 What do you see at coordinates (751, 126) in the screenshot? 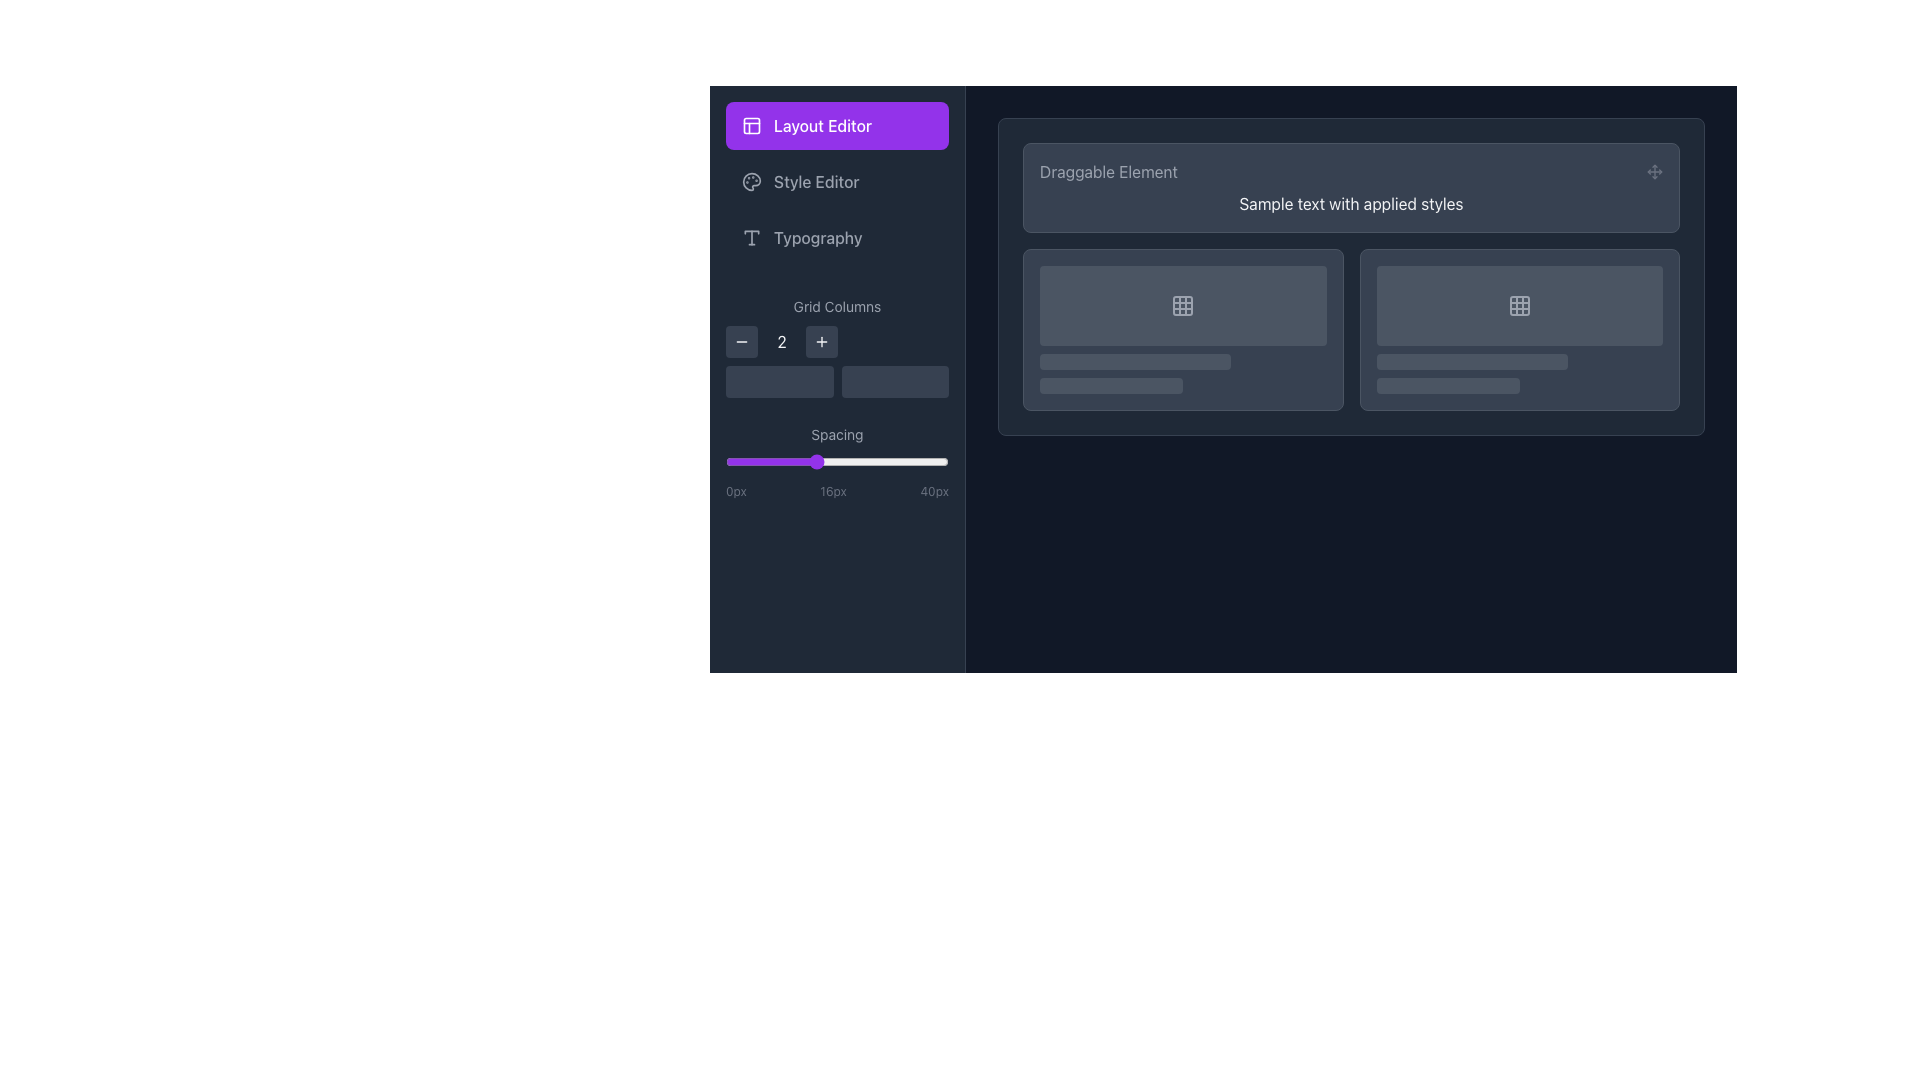
I see `the decorative icon located in the purple header labeled 'Layout Editor', which precedes the text label 'Layout Editor'` at bounding box center [751, 126].